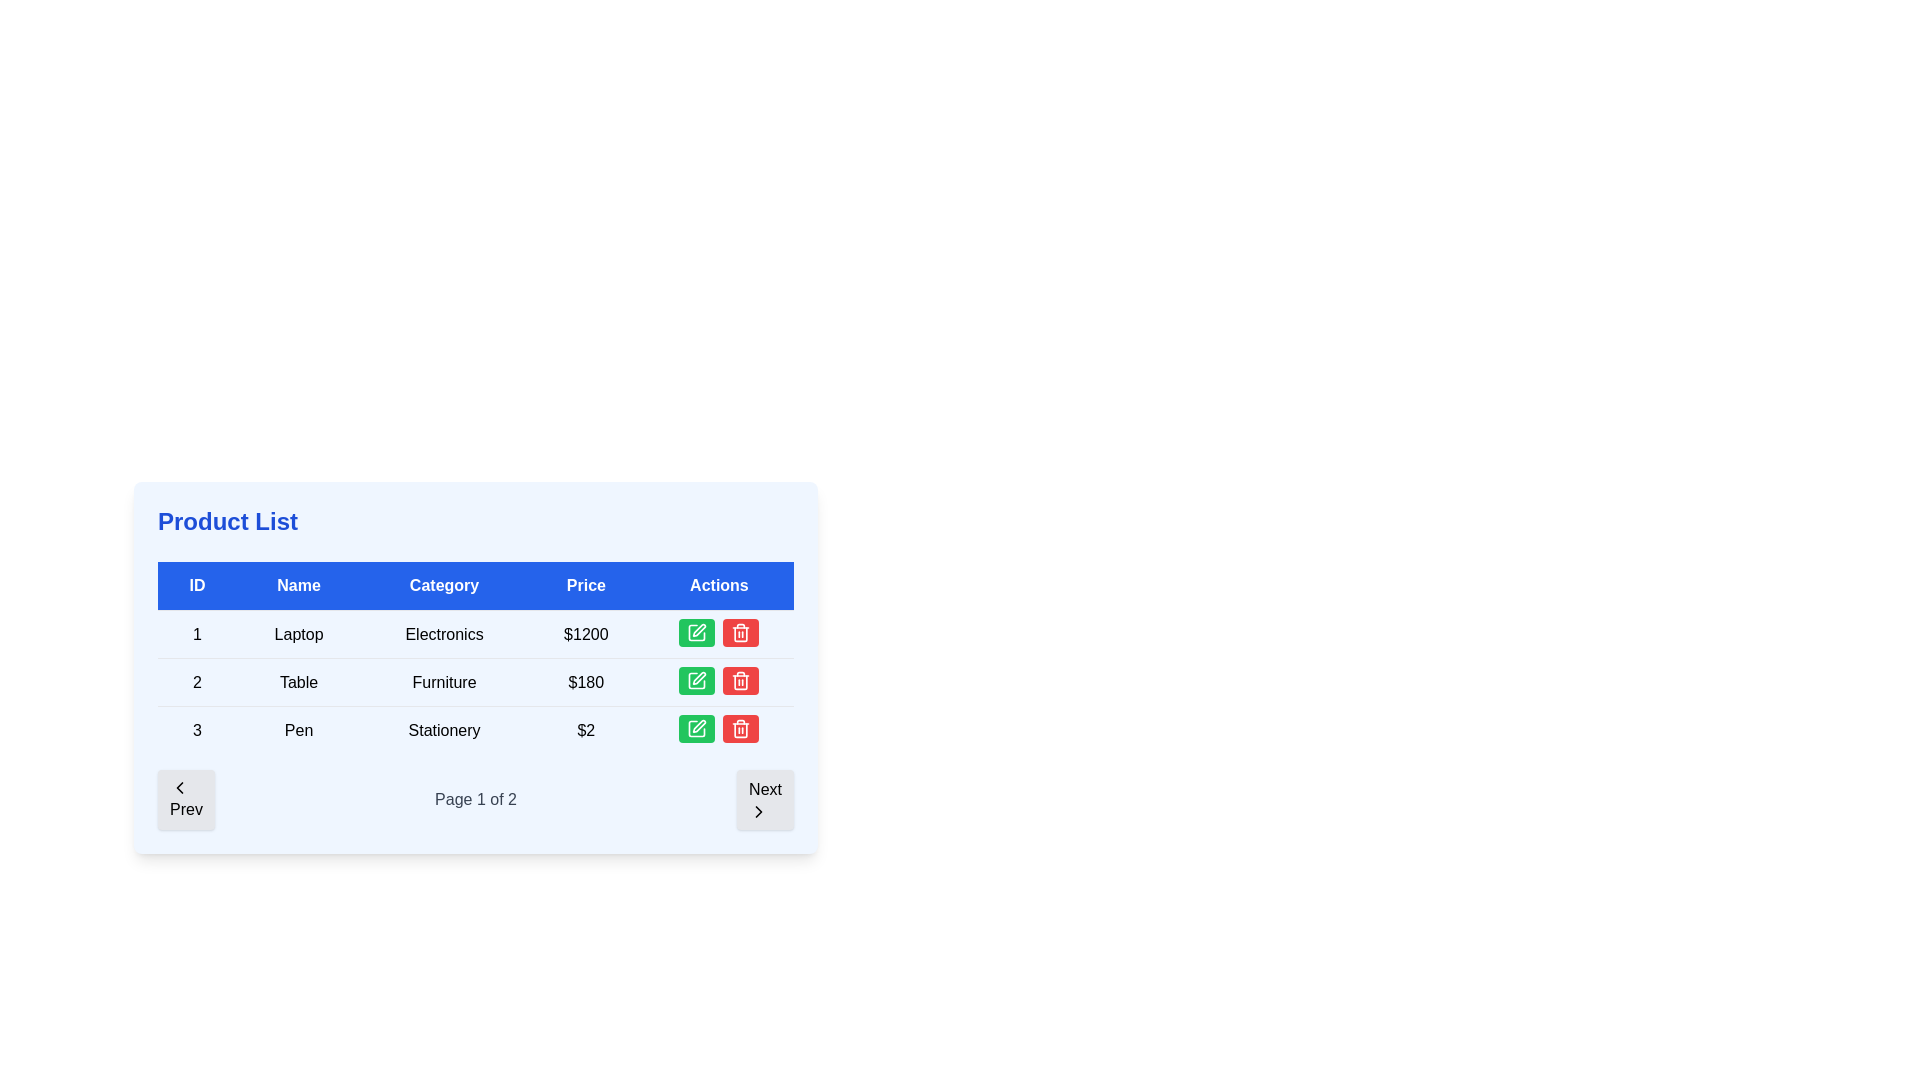 This screenshot has height=1080, width=1920. I want to click on the red button with rounded corners containing a white trash can icon, located in the 'Actions' column at the third row of the table, so click(740, 729).